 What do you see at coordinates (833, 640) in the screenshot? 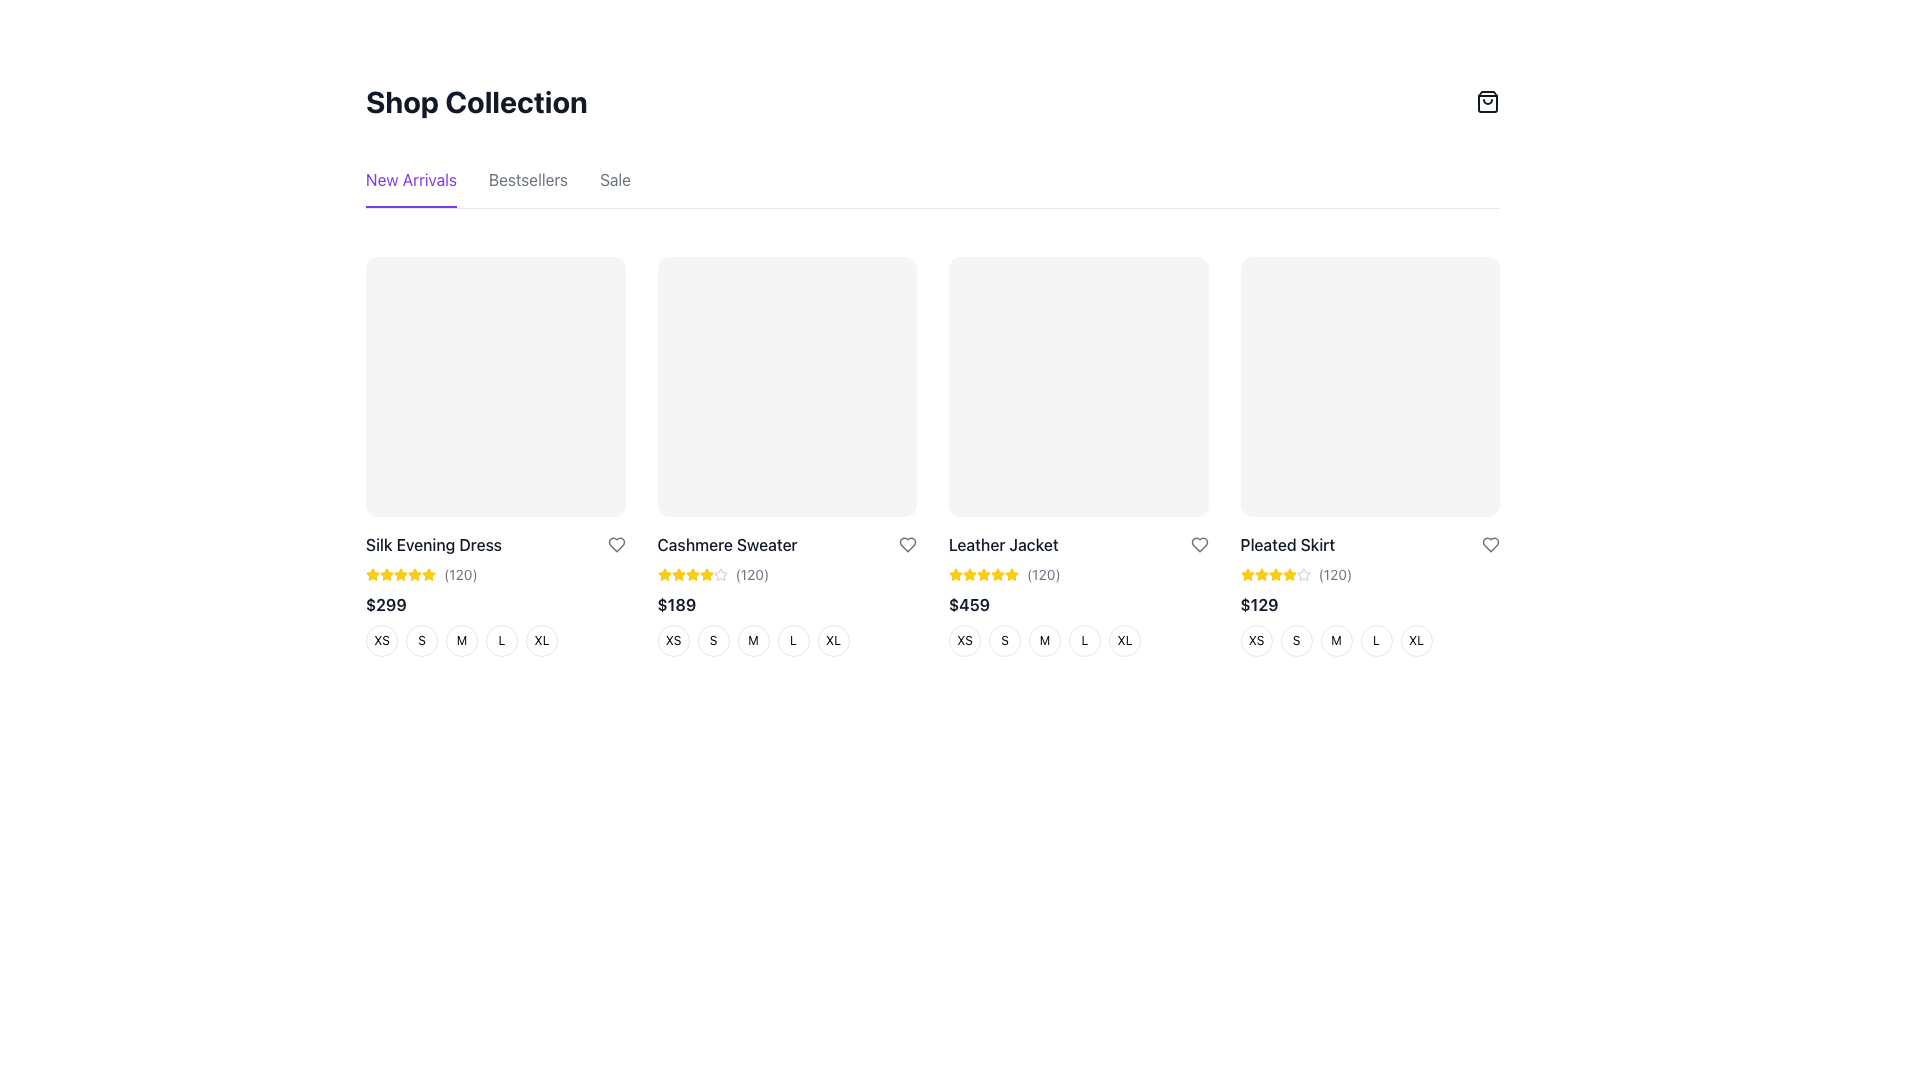
I see `the circular button labeled 'XL'` at bounding box center [833, 640].